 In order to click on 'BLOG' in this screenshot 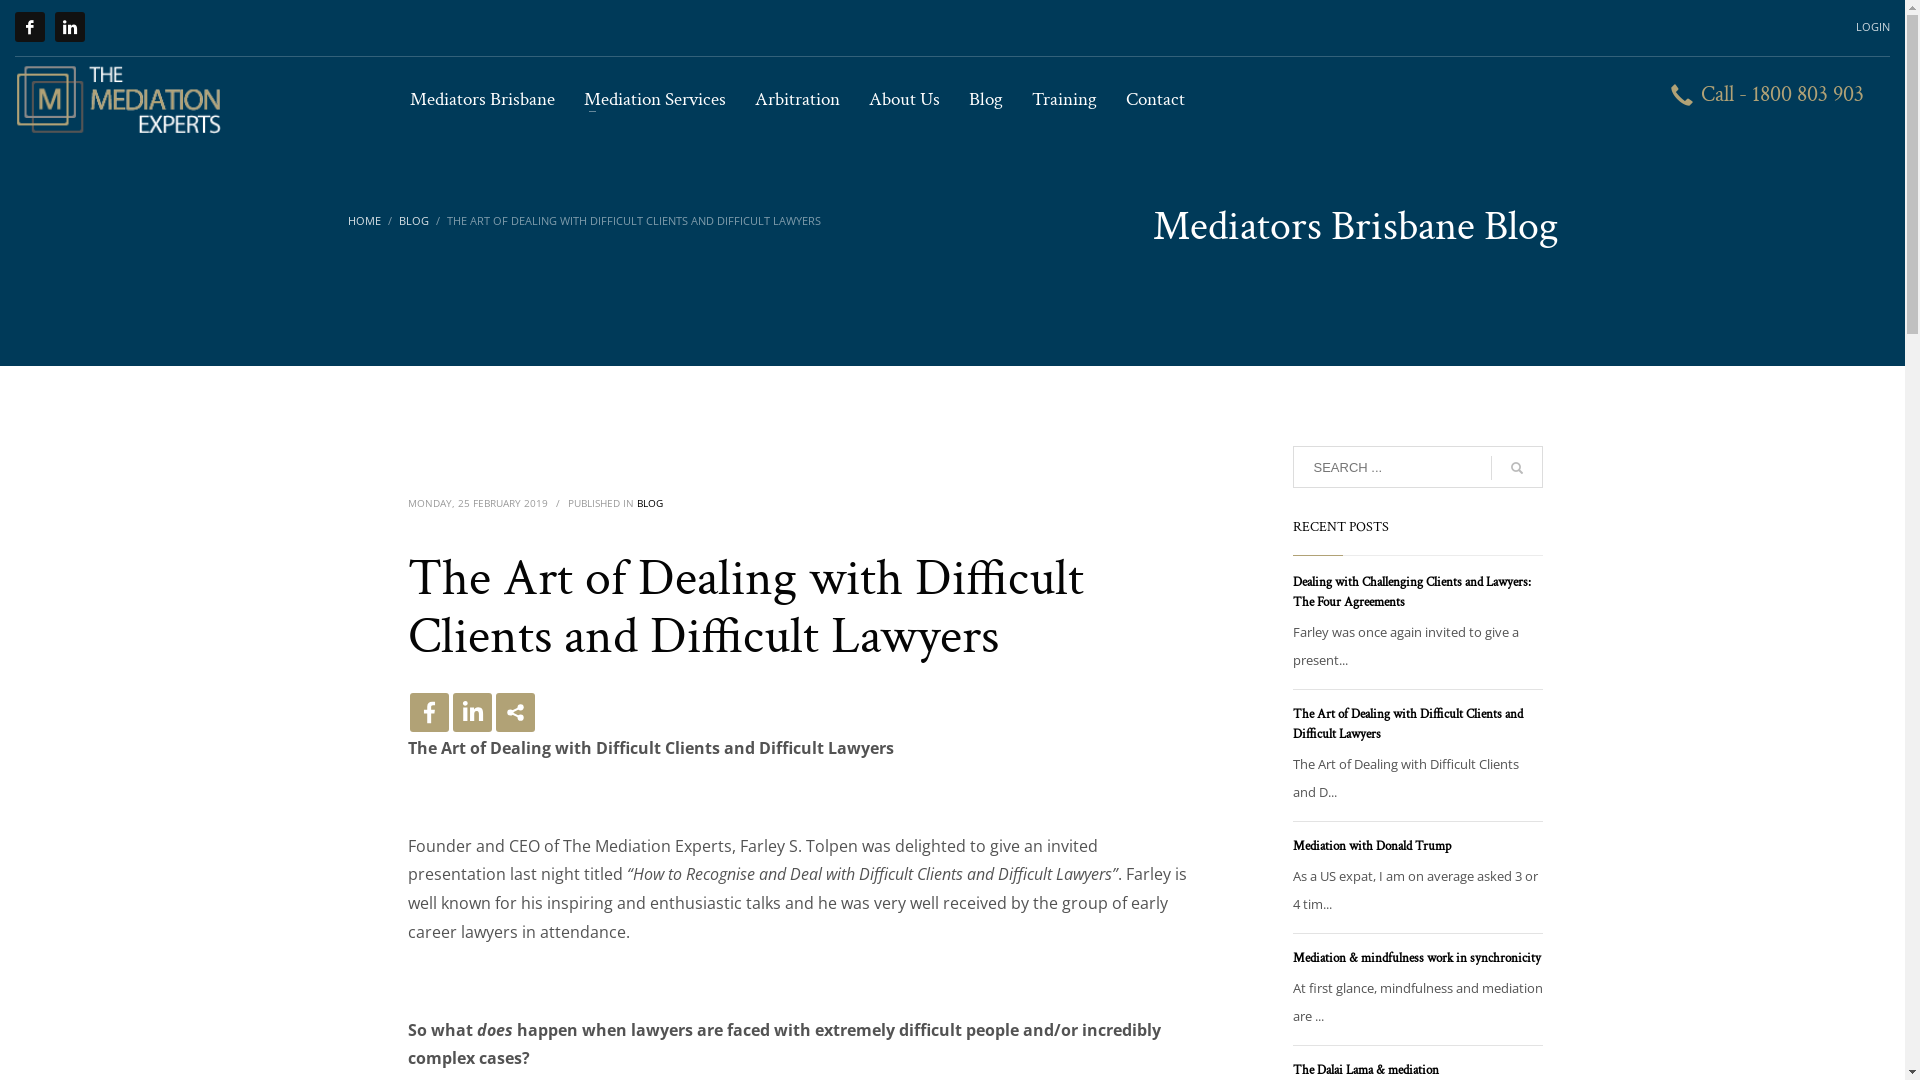, I will do `click(411, 220)`.